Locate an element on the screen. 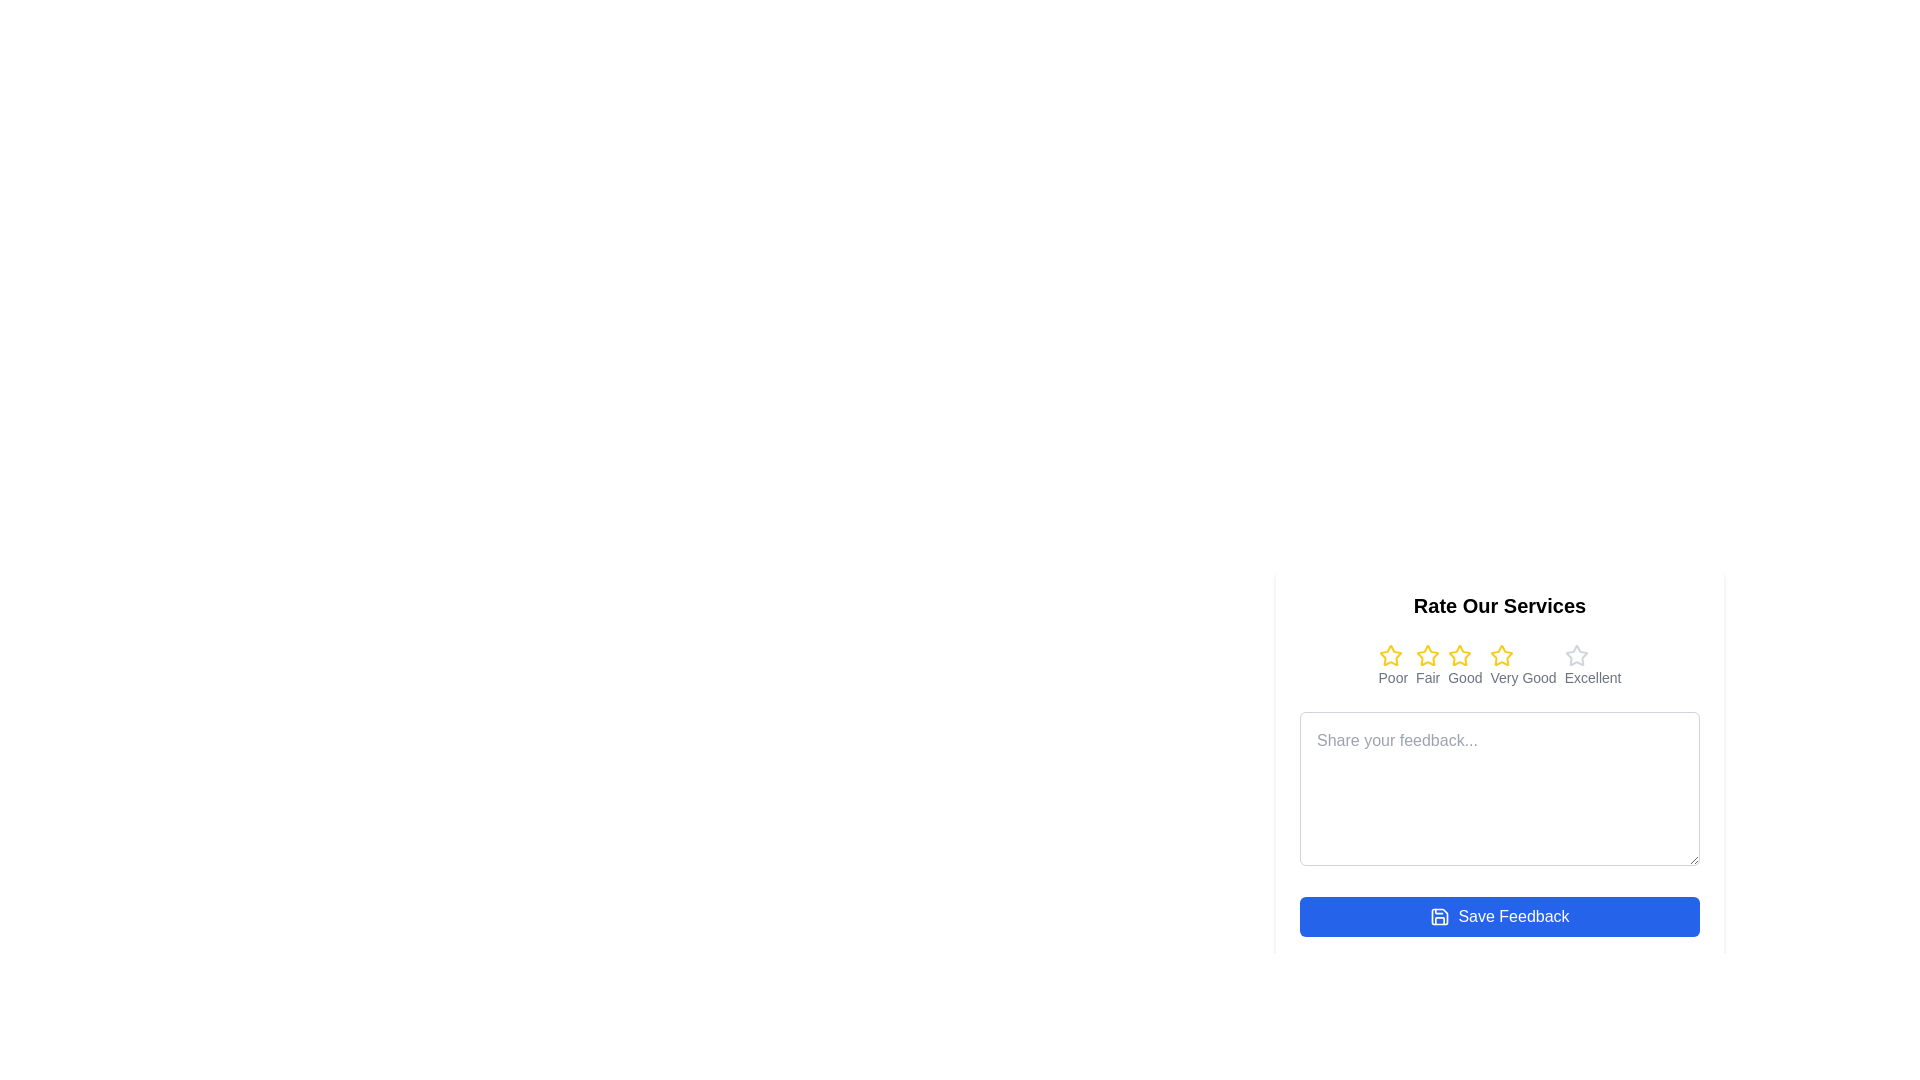 The width and height of the screenshot is (1920, 1080). the fourth star in the rating sequence under the label 'Rate Our Services' is located at coordinates (1502, 655).